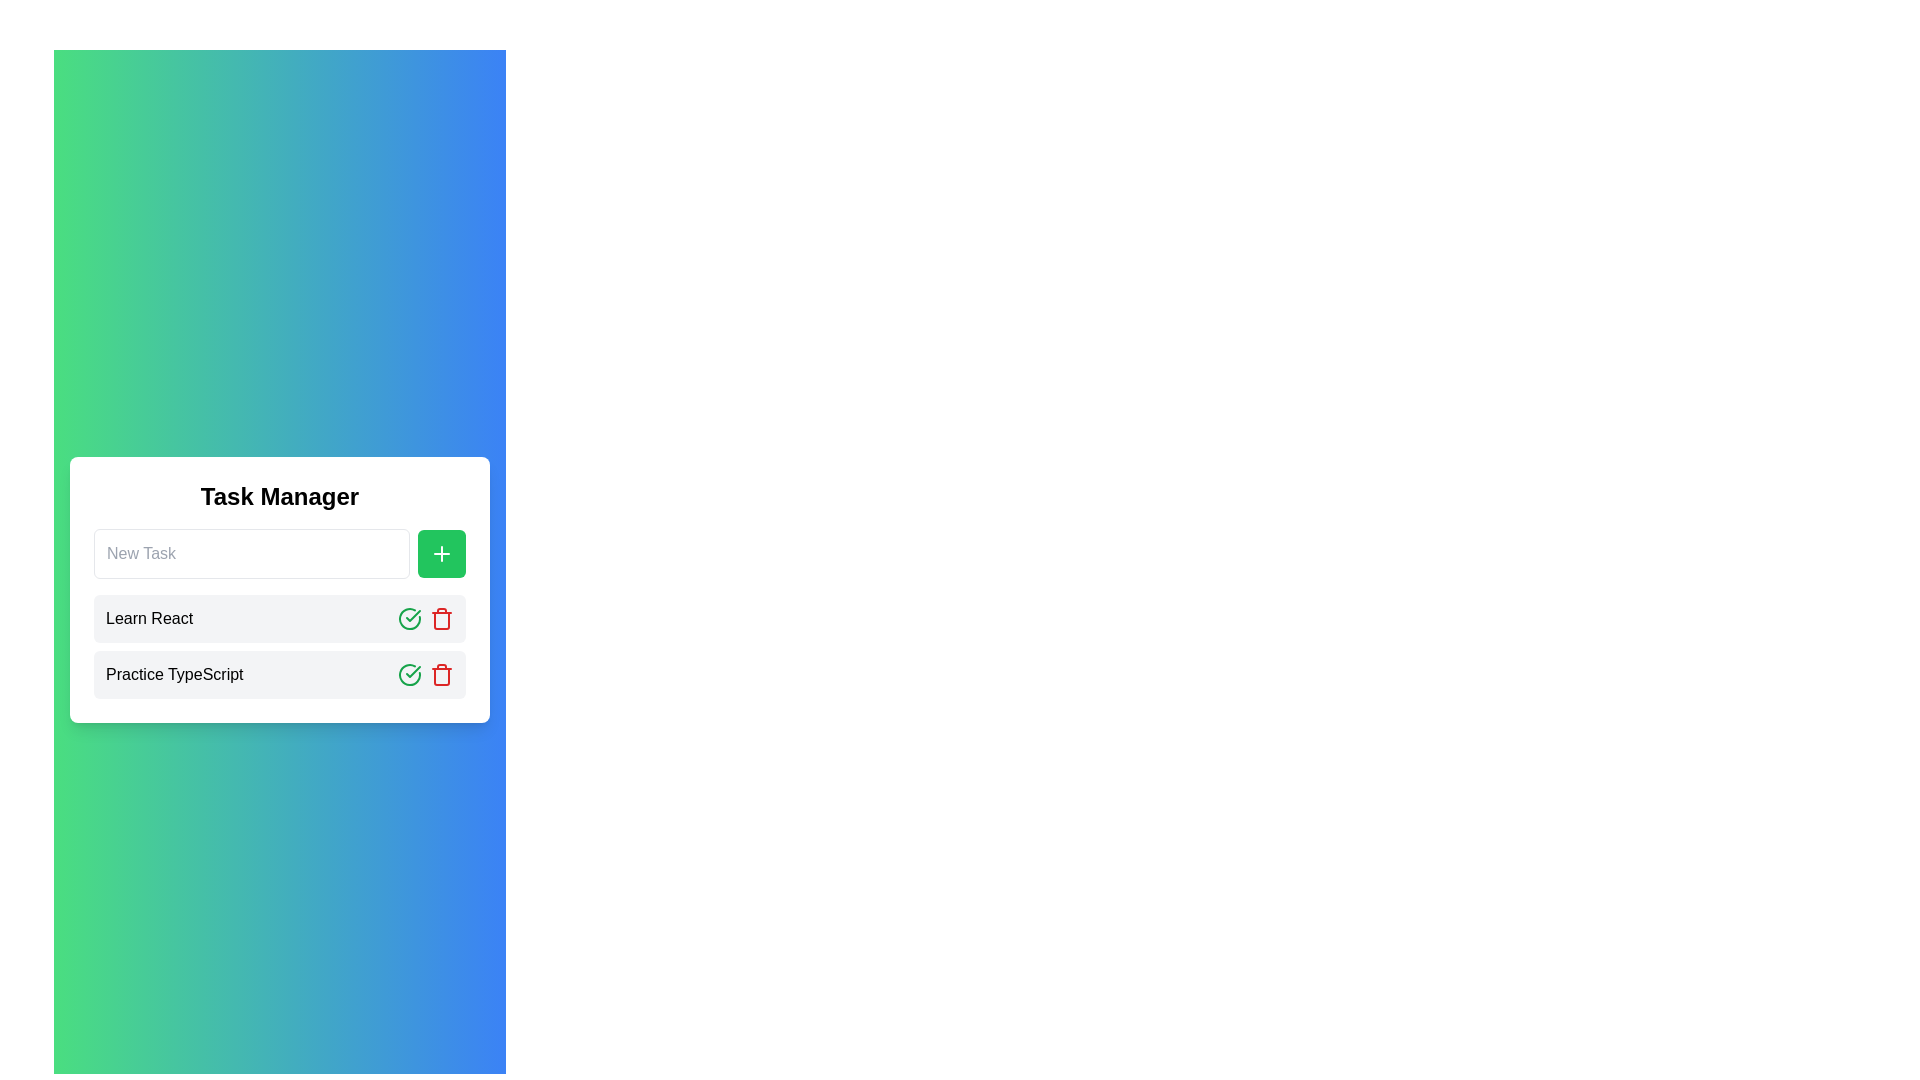 This screenshot has height=1080, width=1920. I want to click on the 'Add' button located in the top-right corner of the task entry form, so click(440, 554).